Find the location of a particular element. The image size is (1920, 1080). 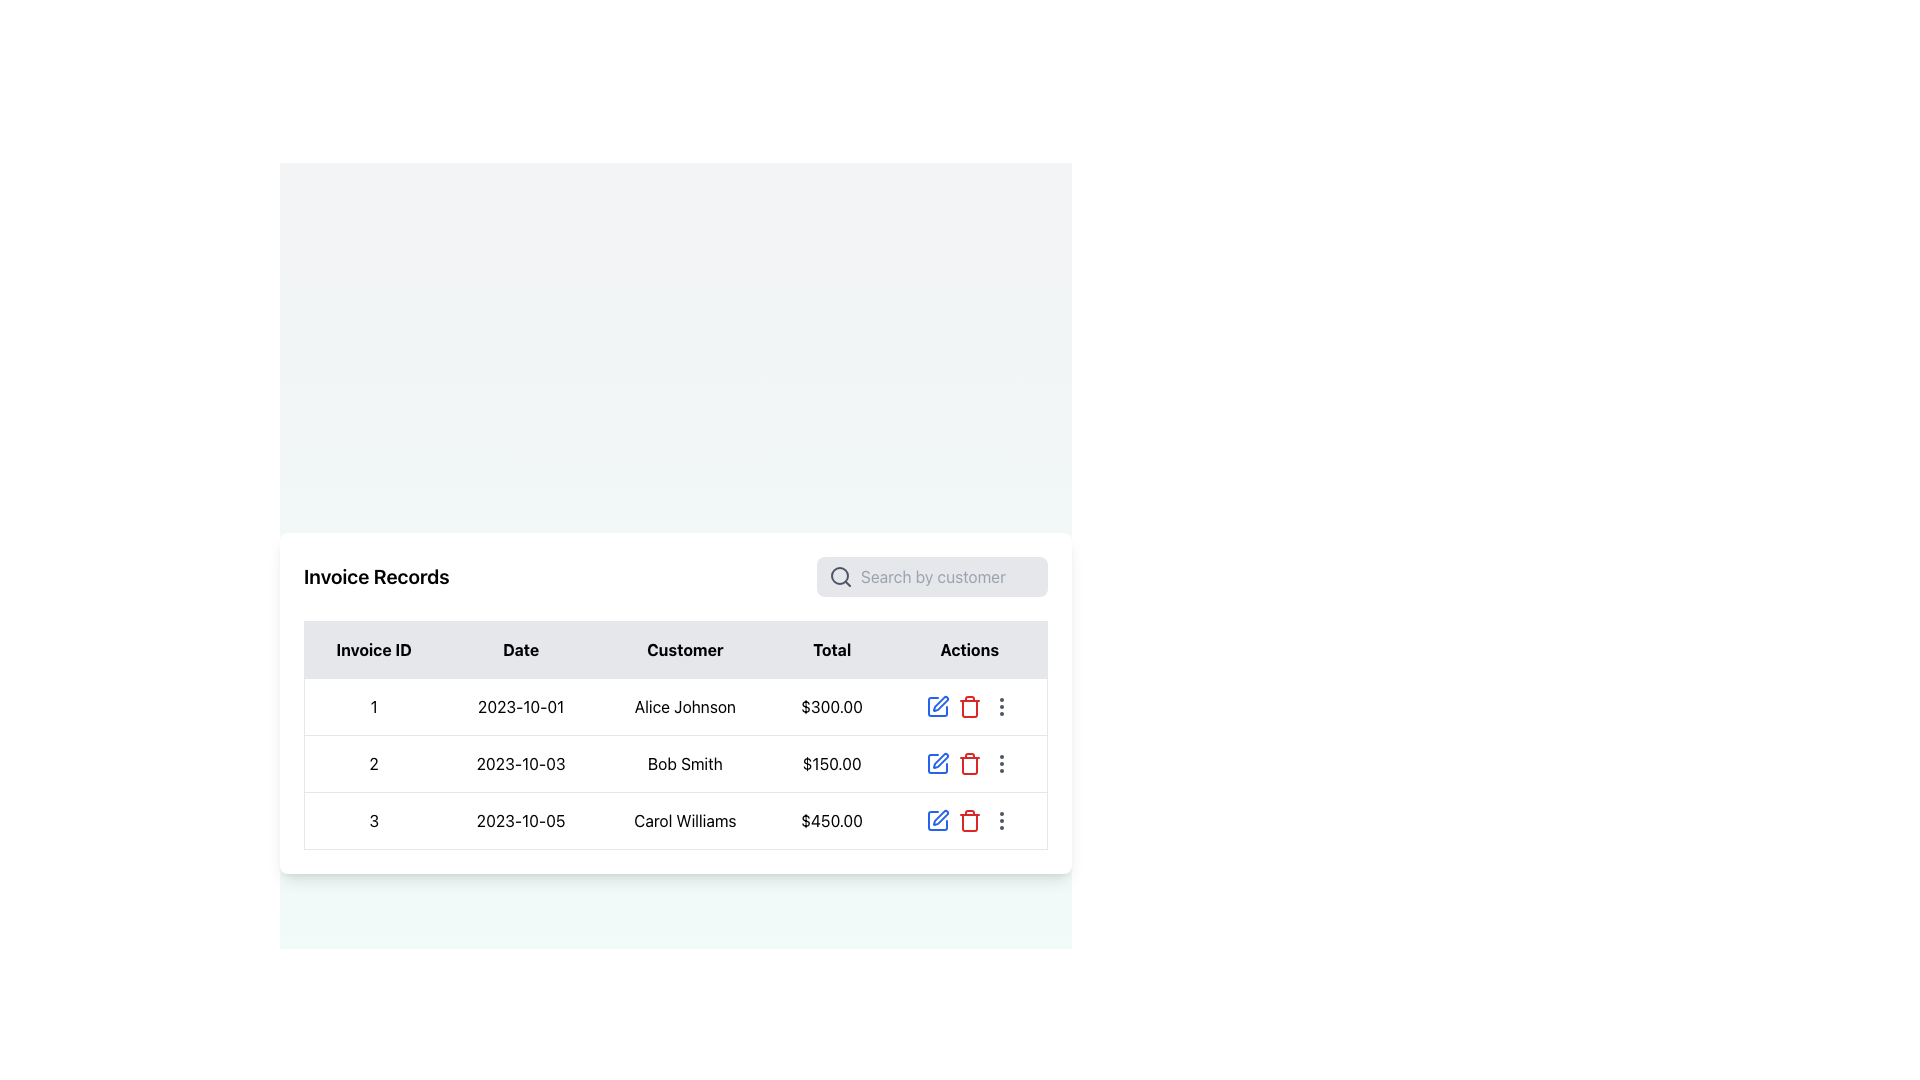

the 'Date' text label, which is the second column header in a table layout, displayed in bold within a light gray background is located at coordinates (521, 649).